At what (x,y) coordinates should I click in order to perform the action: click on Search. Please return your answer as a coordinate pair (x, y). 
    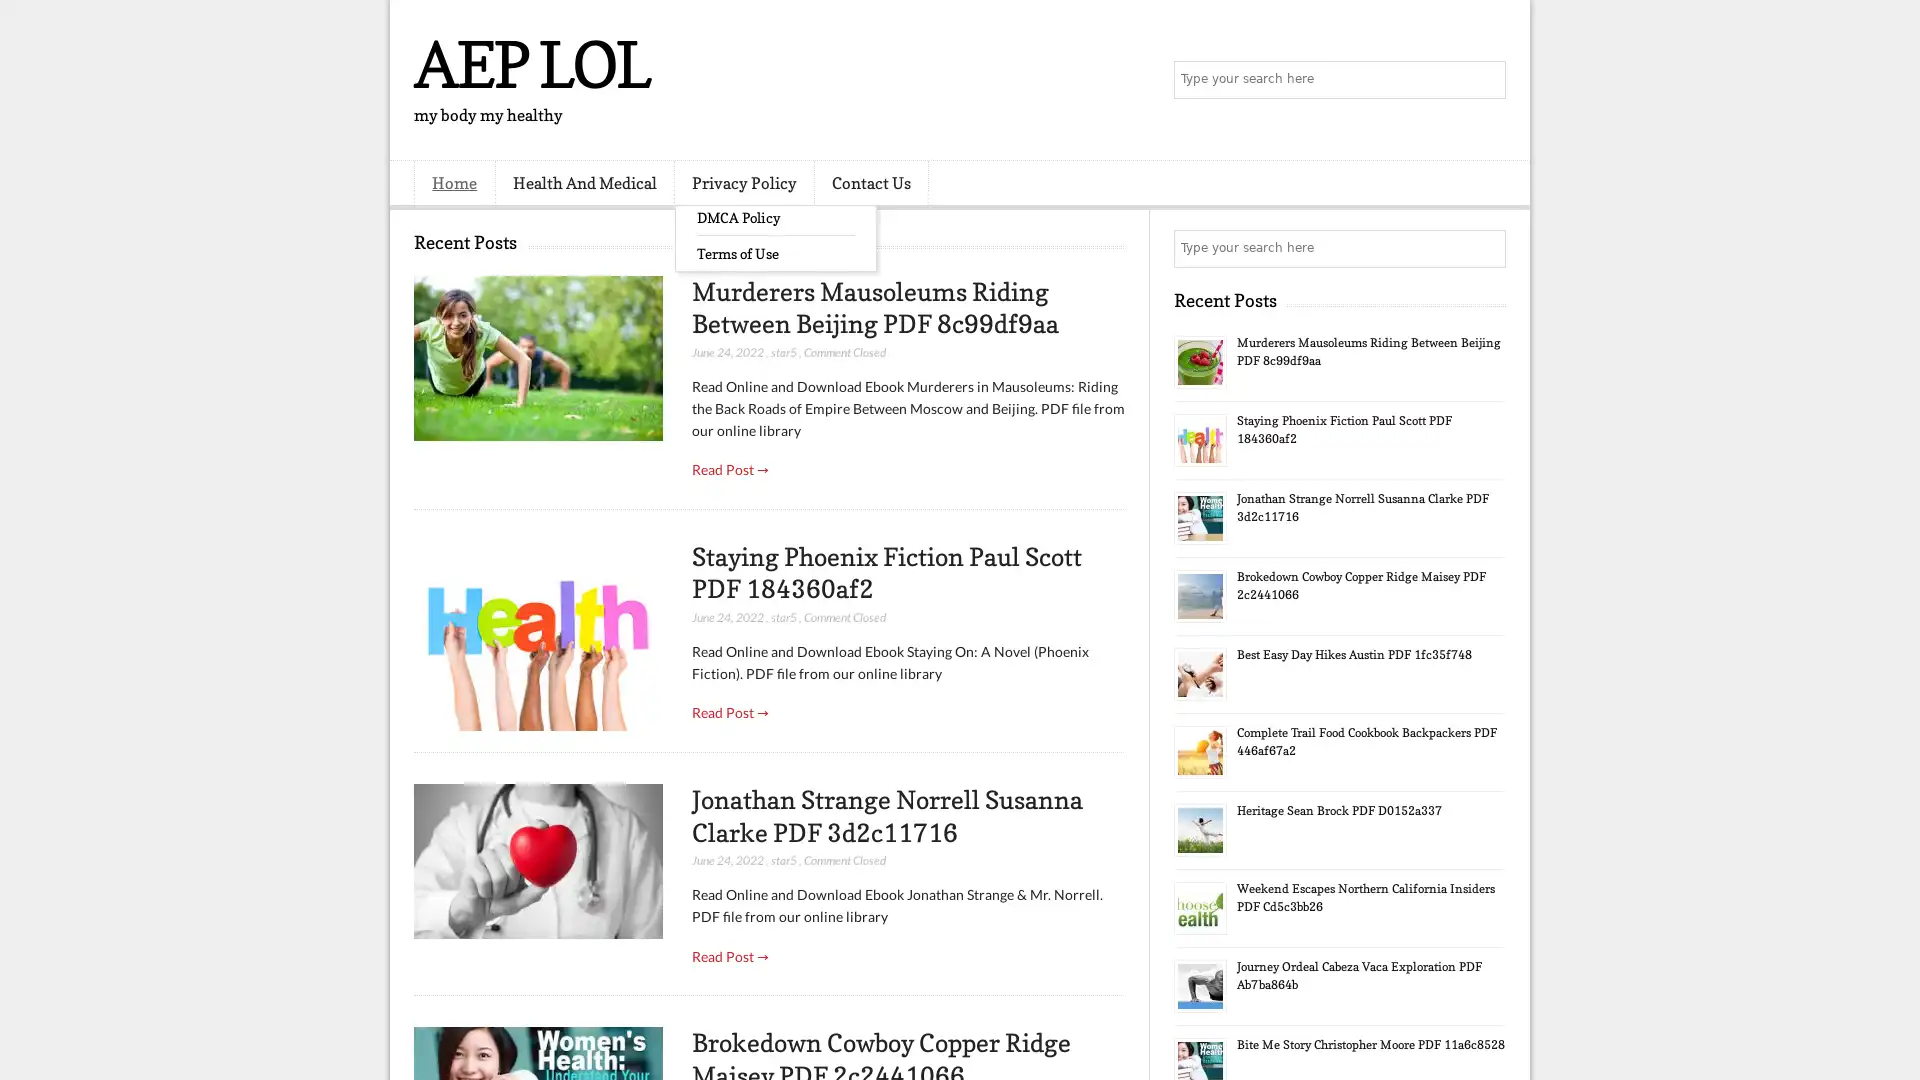
    Looking at the image, I should click on (1485, 248).